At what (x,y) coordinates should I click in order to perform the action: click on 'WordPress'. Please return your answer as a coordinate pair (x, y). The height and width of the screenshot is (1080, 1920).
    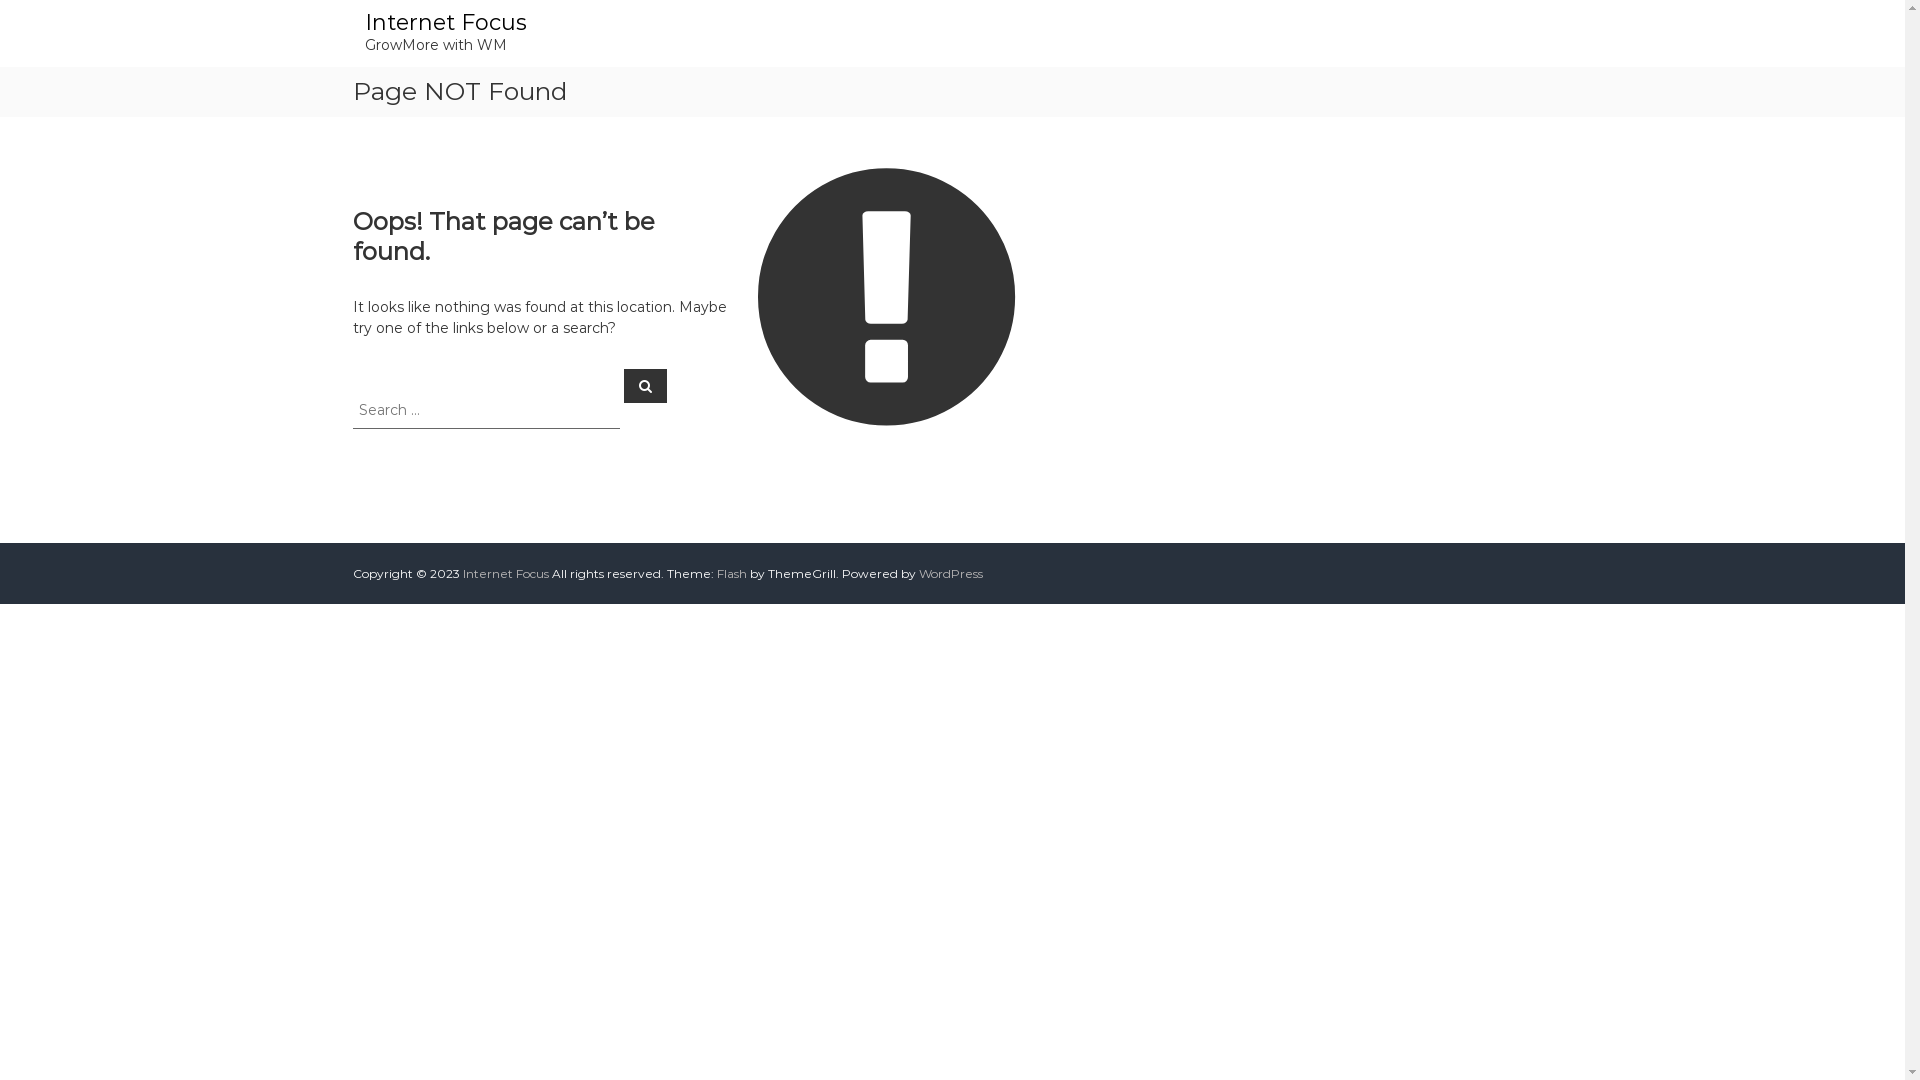
    Looking at the image, I should click on (949, 573).